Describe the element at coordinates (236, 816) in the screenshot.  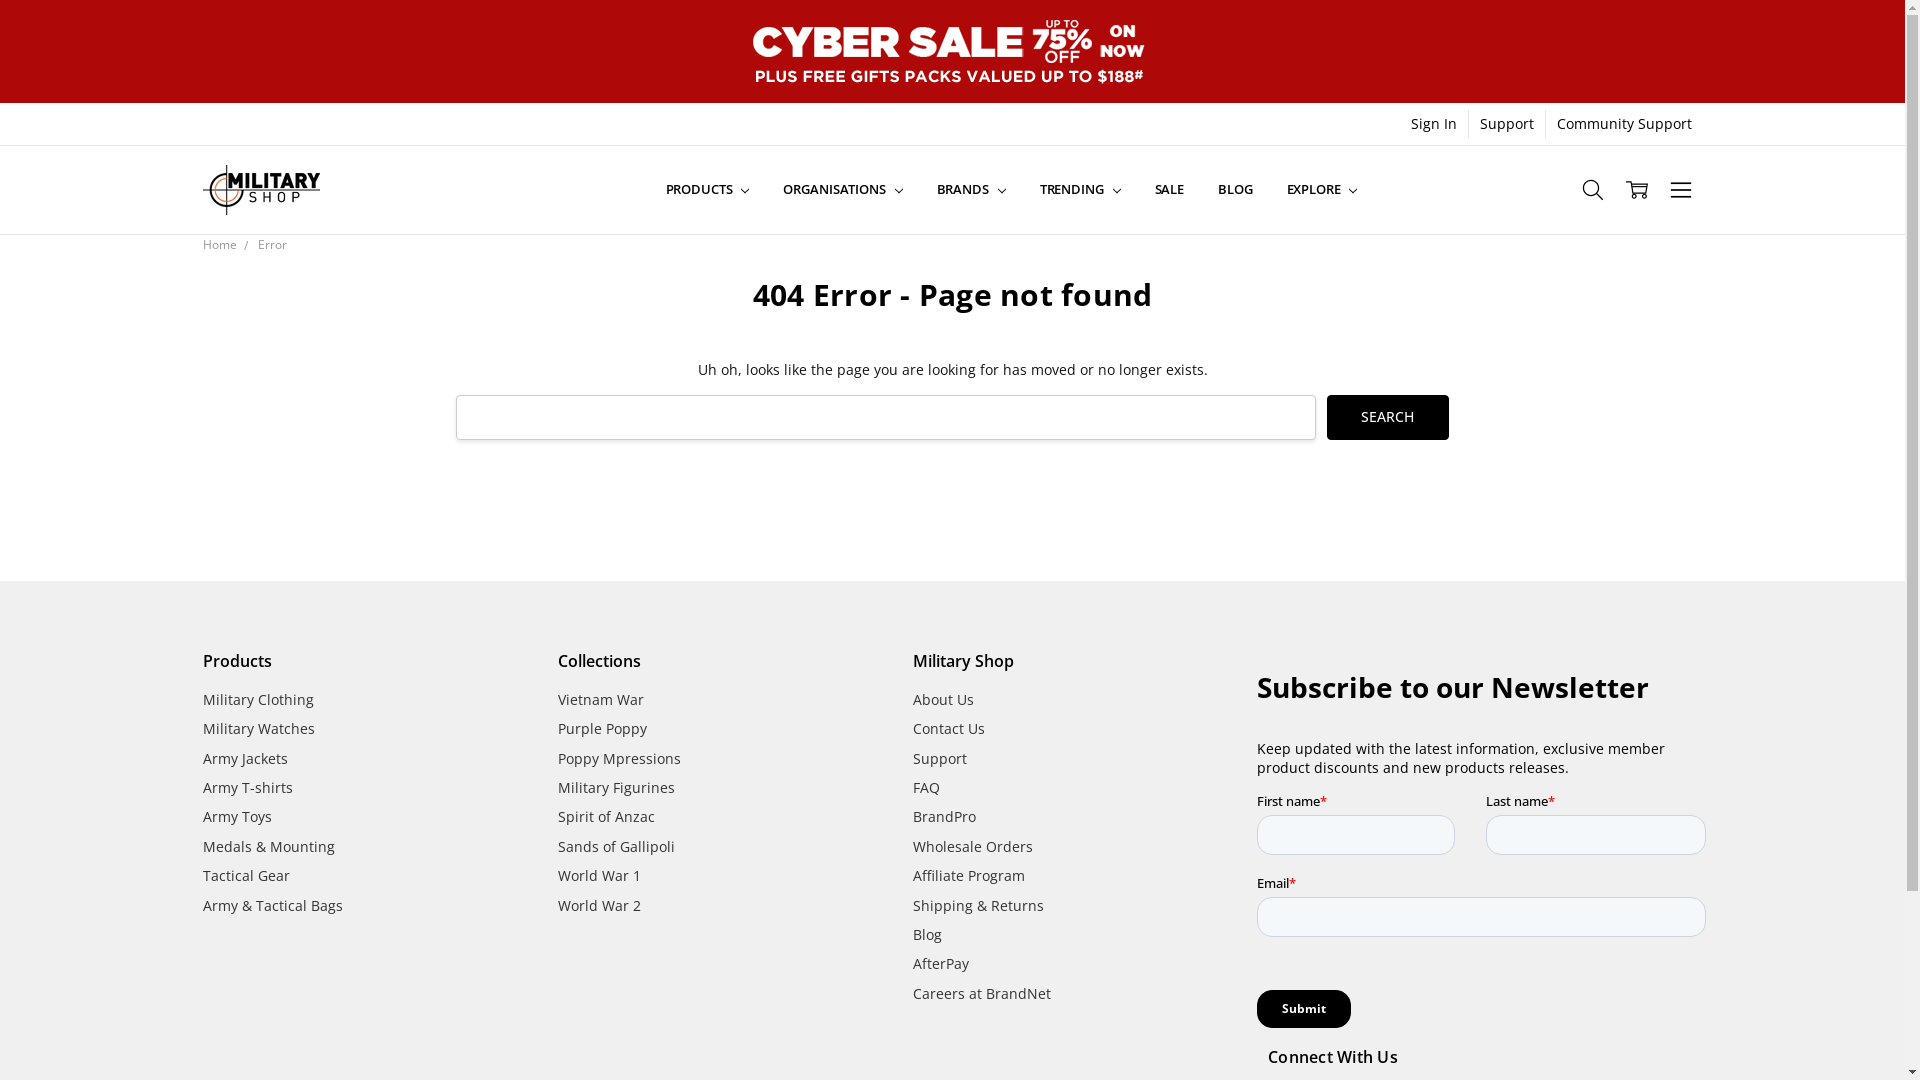
I see `'Army Toys'` at that location.